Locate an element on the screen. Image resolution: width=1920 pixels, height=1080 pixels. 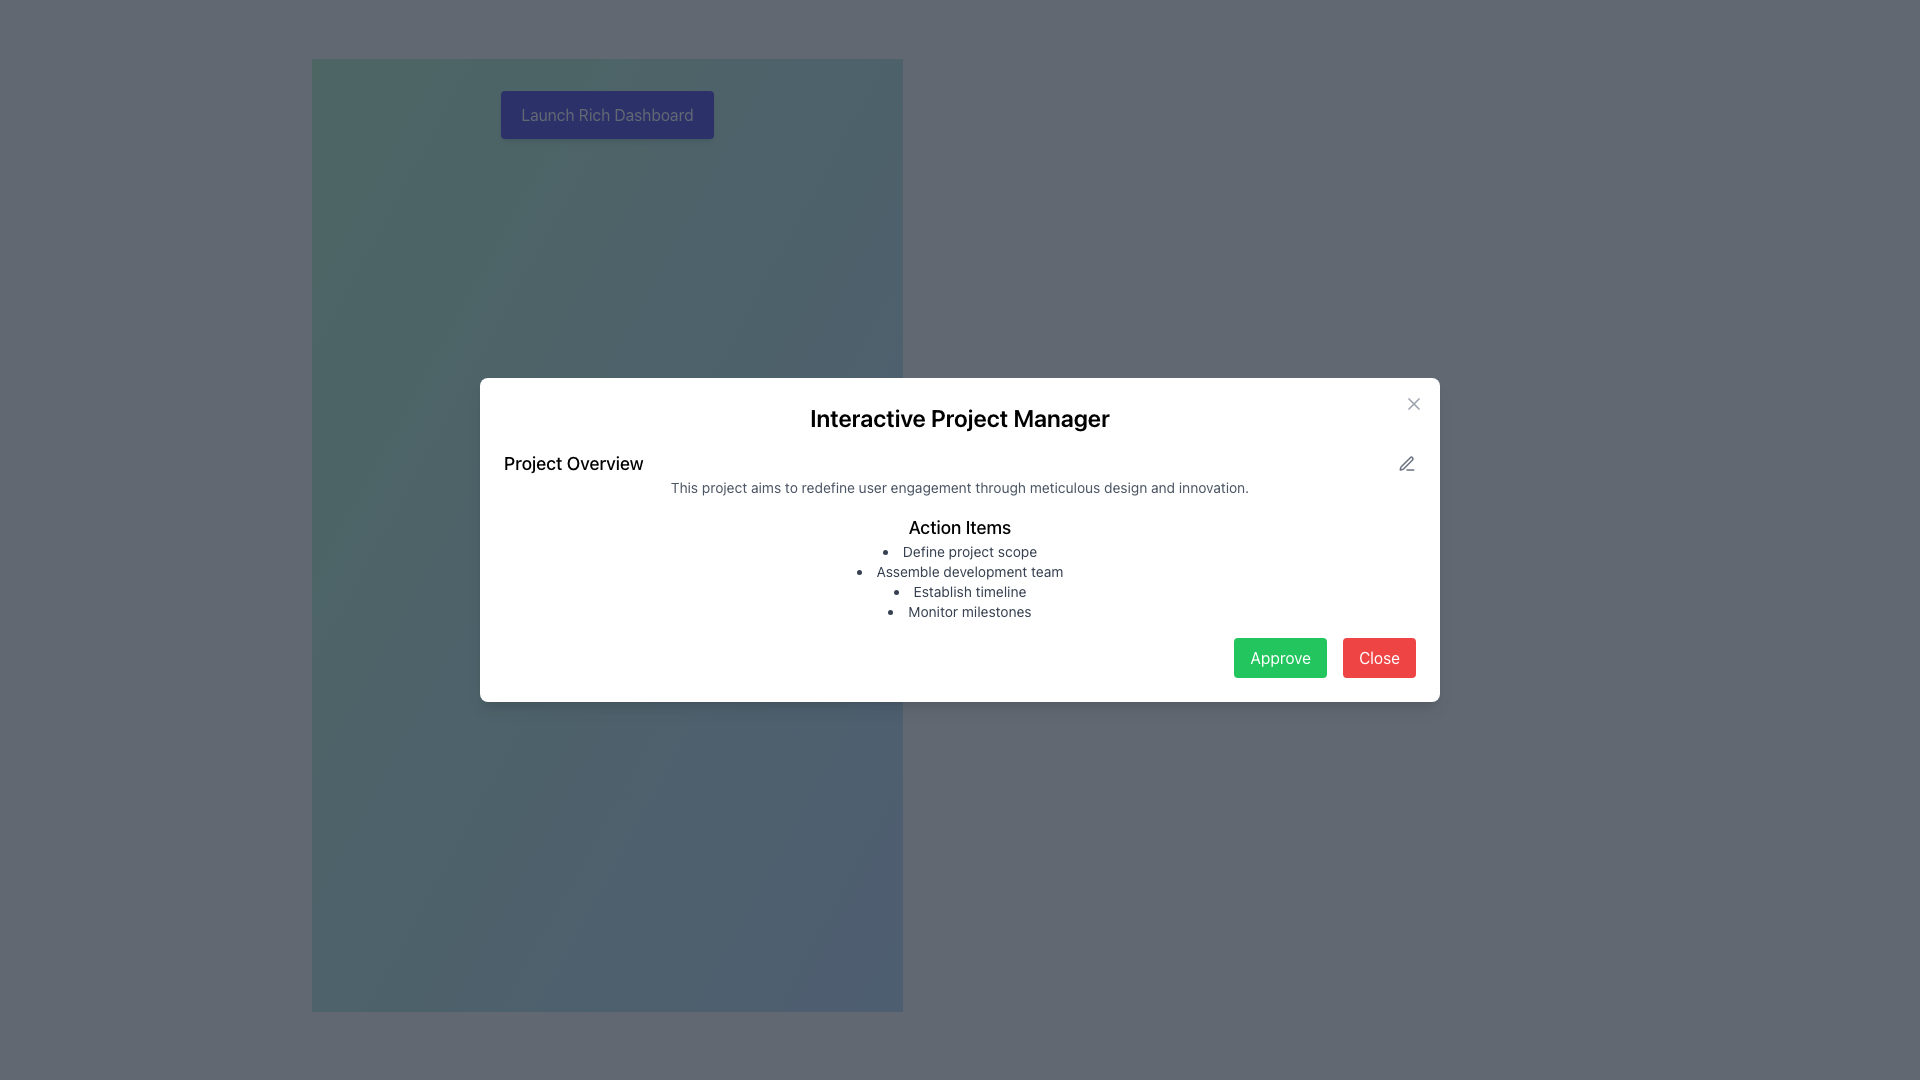
the close button located at the bottom-right of the modal dialog to observe the hover effect is located at coordinates (1378, 658).